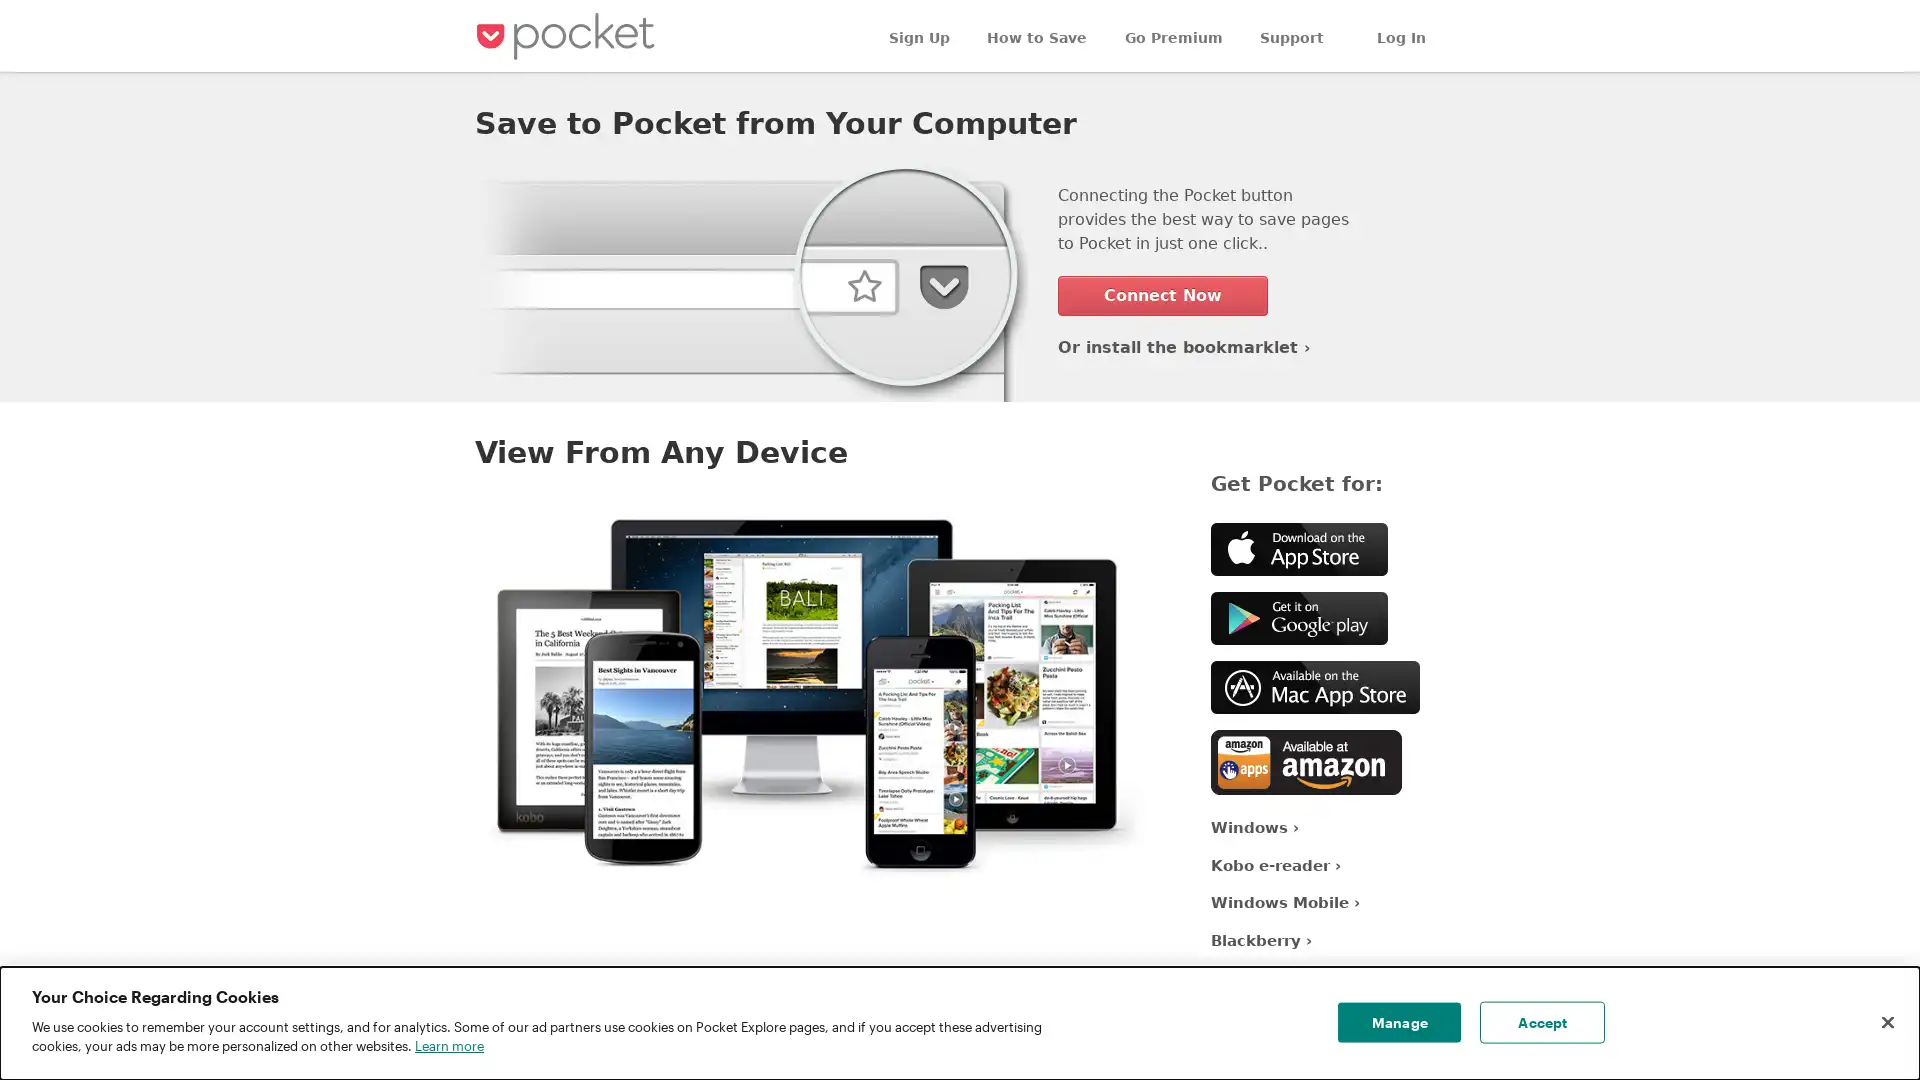 This screenshot has height=1080, width=1920. Describe the element at coordinates (1886, 1022) in the screenshot. I see `Close` at that location.